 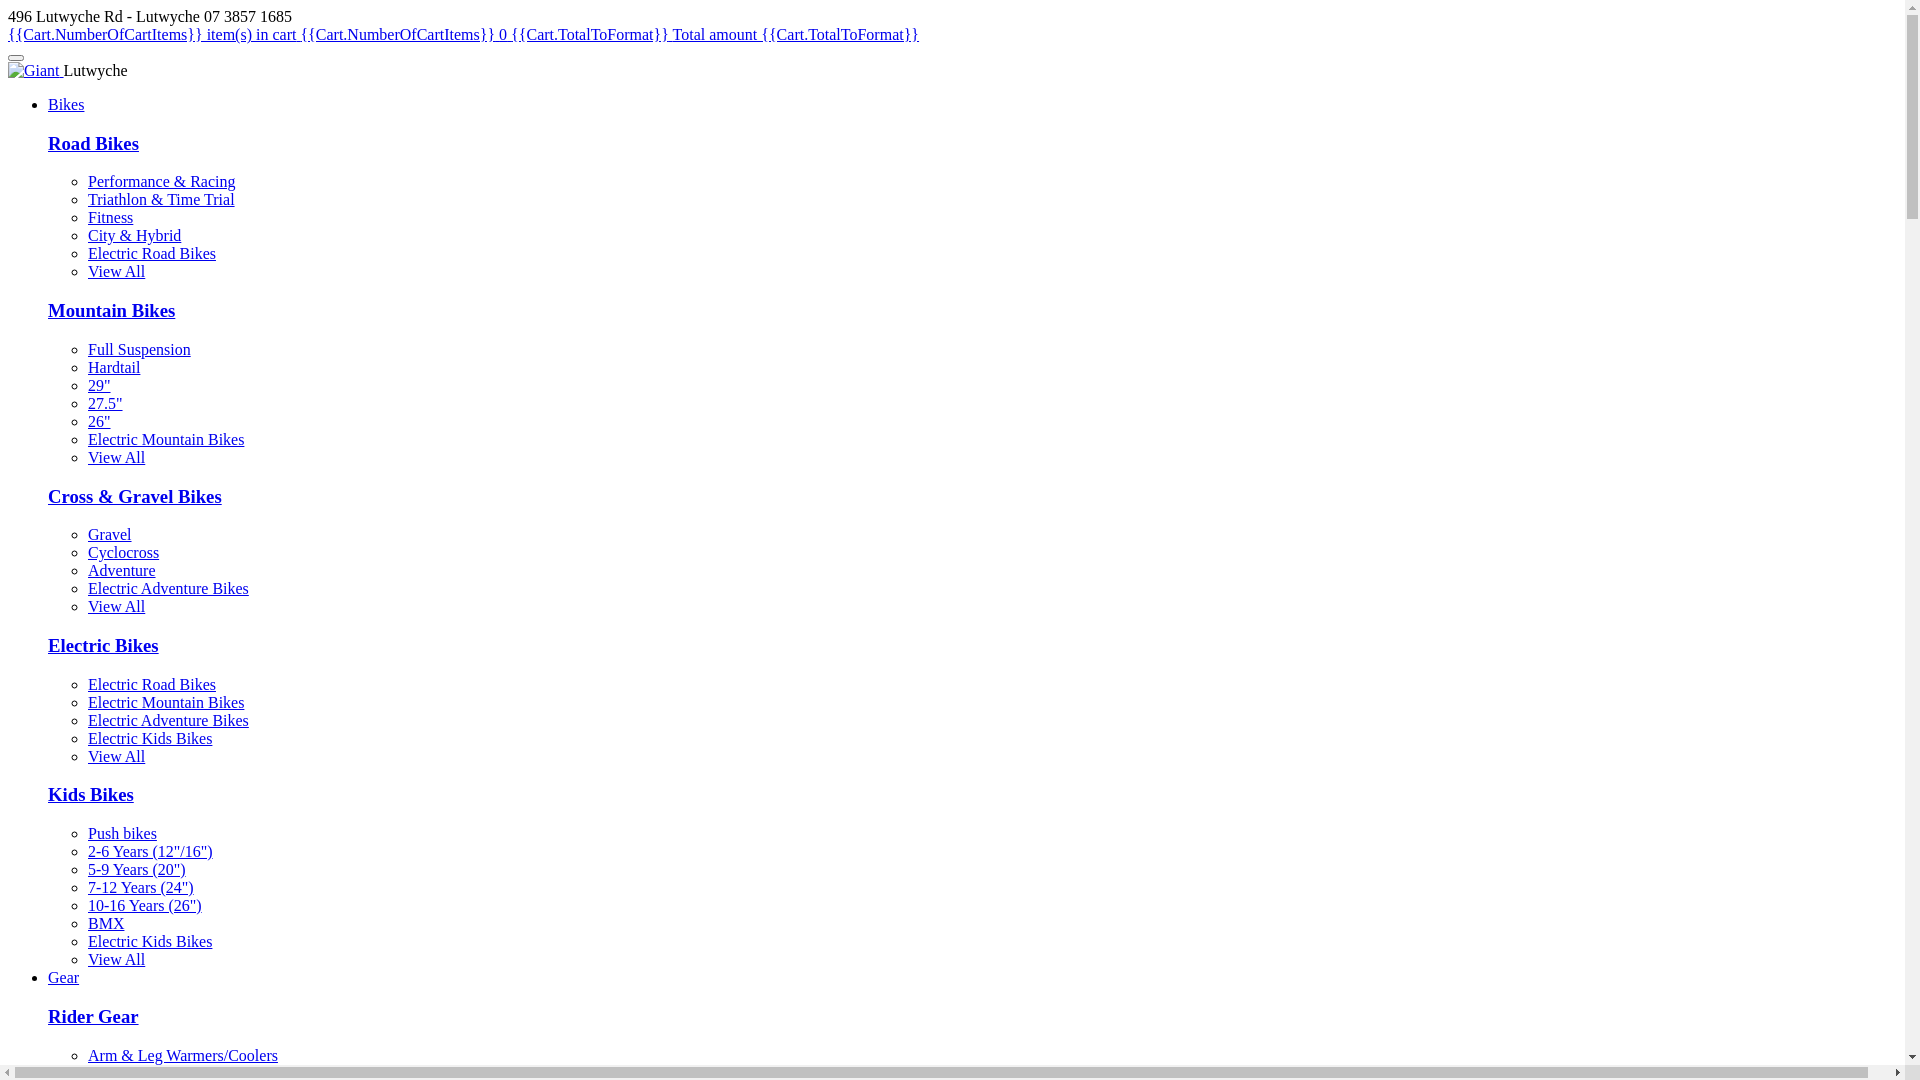 I want to click on '7-12 Years (24")', so click(x=139, y=886).